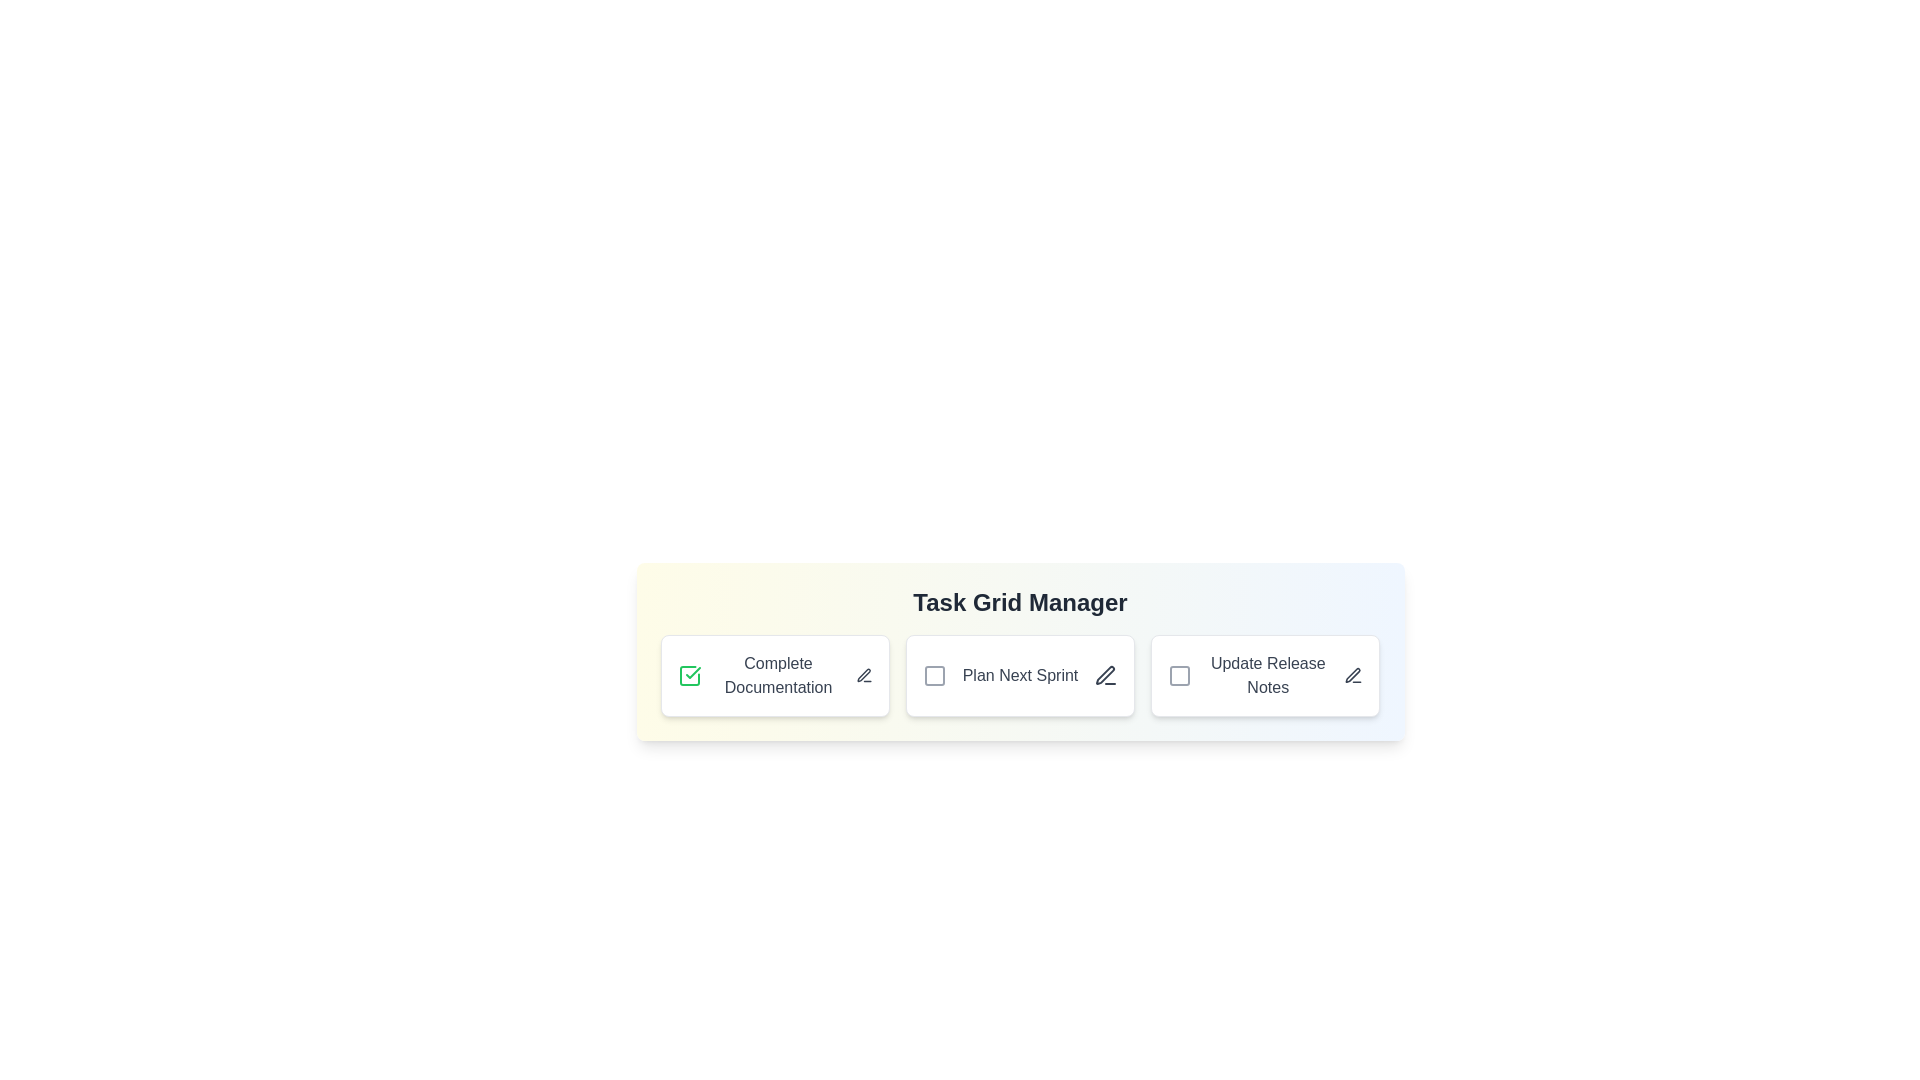  Describe the element at coordinates (1104, 675) in the screenshot. I see `the edit icon next to the task titled 'Plan Next Sprint' to initiate editing` at that location.